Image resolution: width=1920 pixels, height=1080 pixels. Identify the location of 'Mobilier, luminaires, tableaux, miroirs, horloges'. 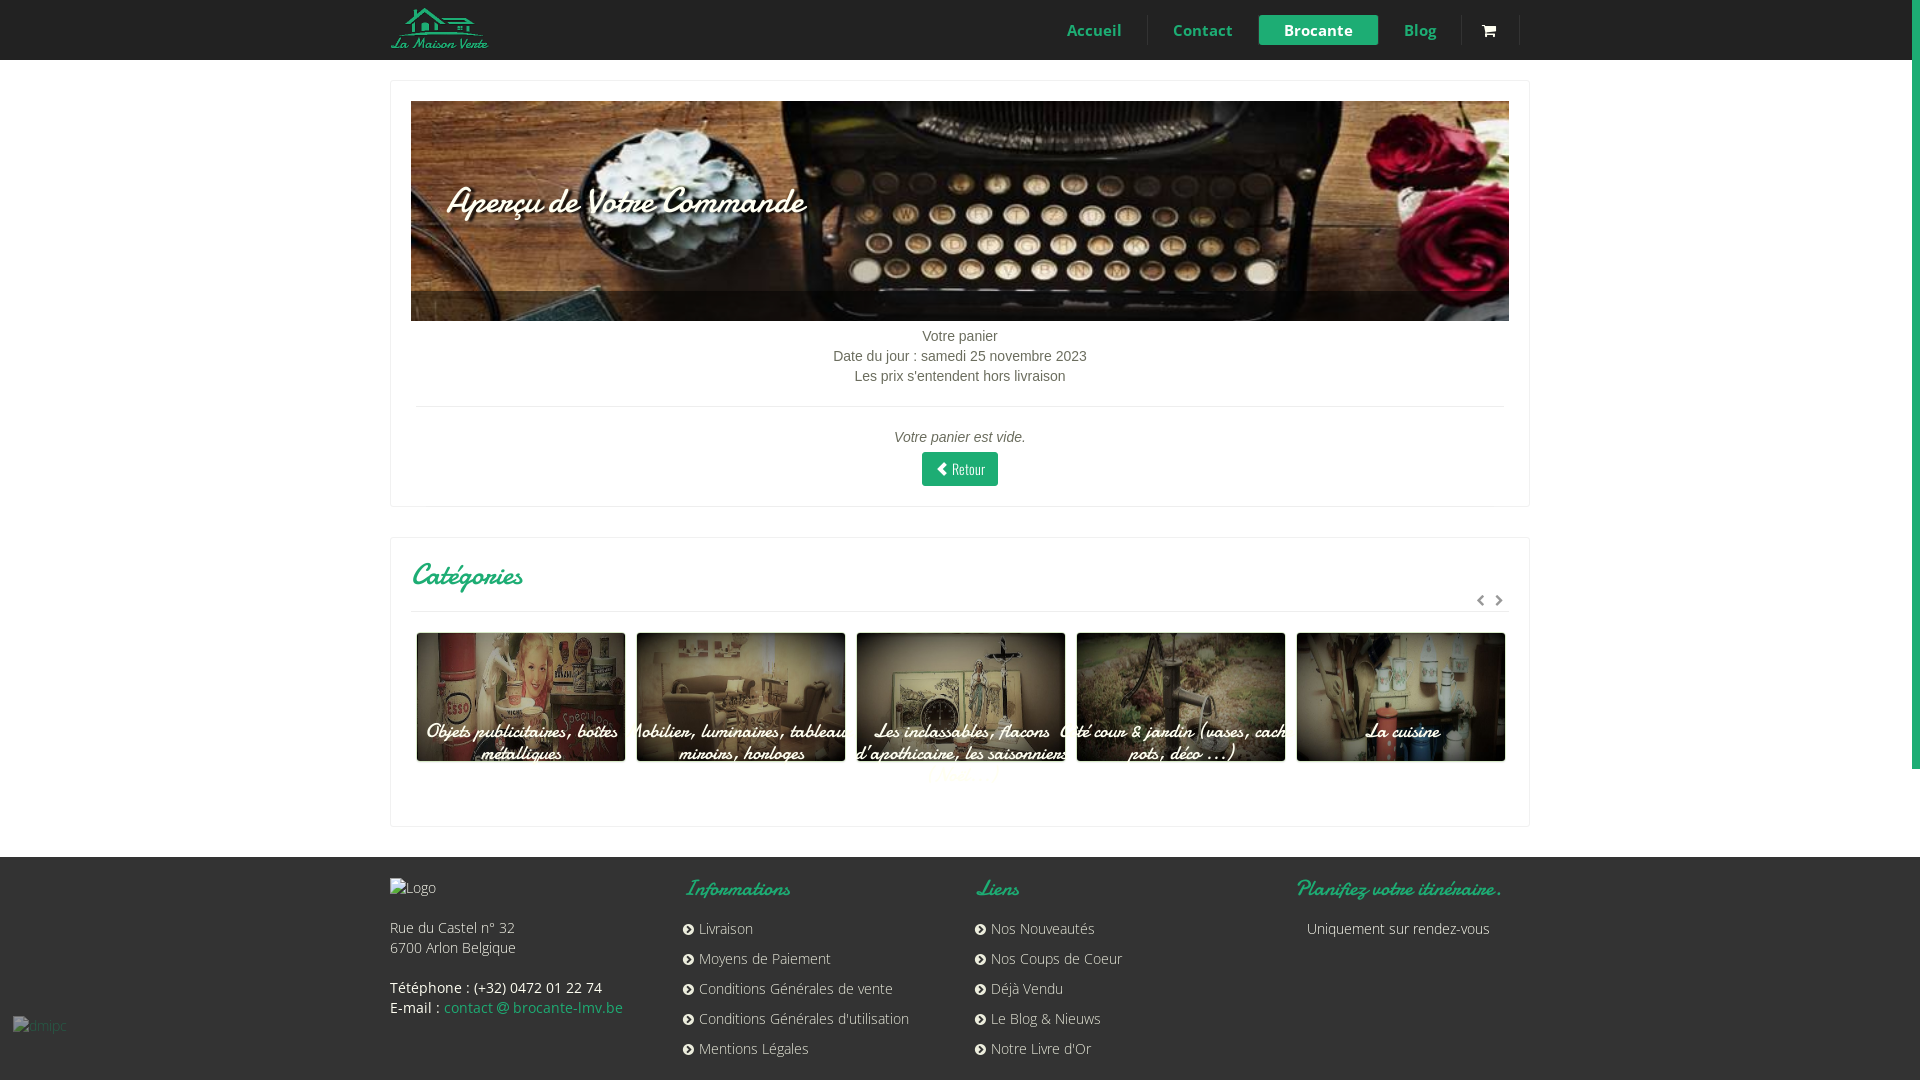
(825, 729).